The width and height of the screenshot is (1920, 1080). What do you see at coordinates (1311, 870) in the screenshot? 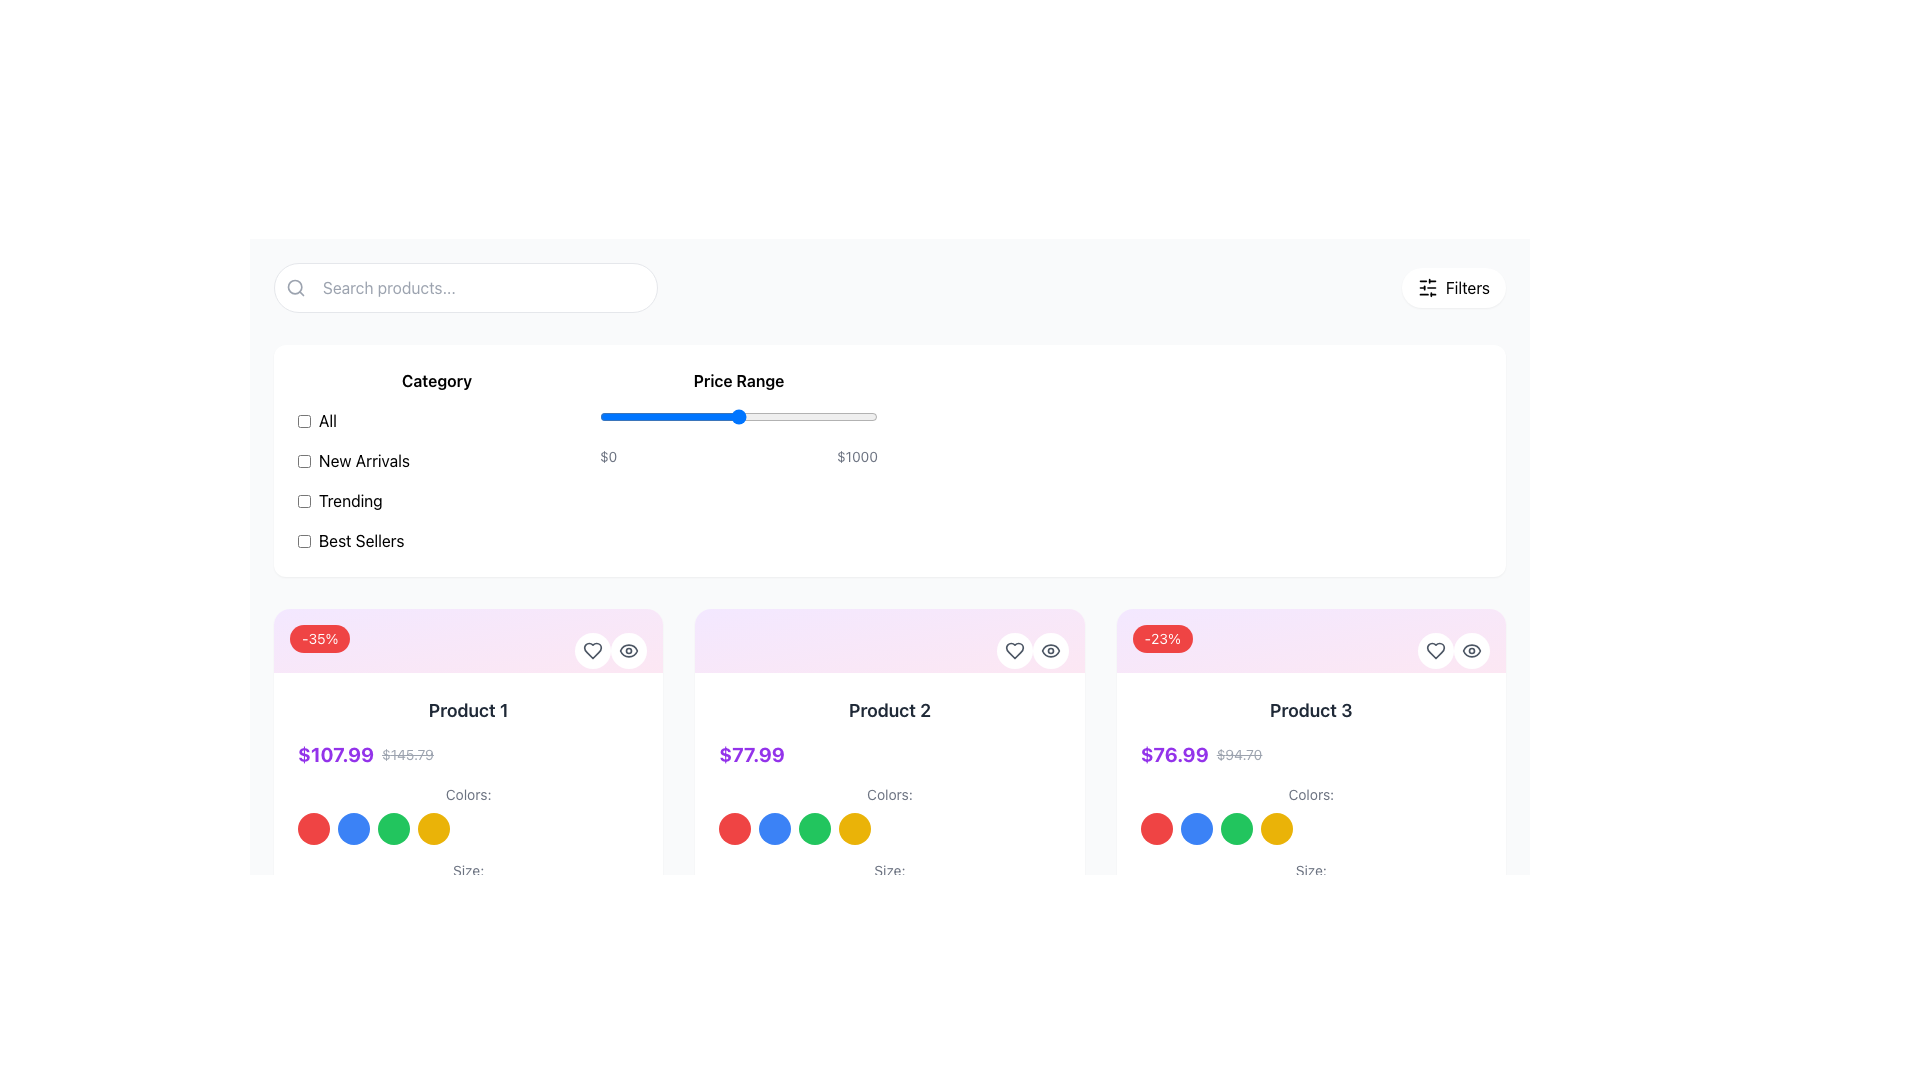
I see `the static text label indicating size options for 'Product 3', located beneath the 'Colors:' label and above the size selection options` at bounding box center [1311, 870].